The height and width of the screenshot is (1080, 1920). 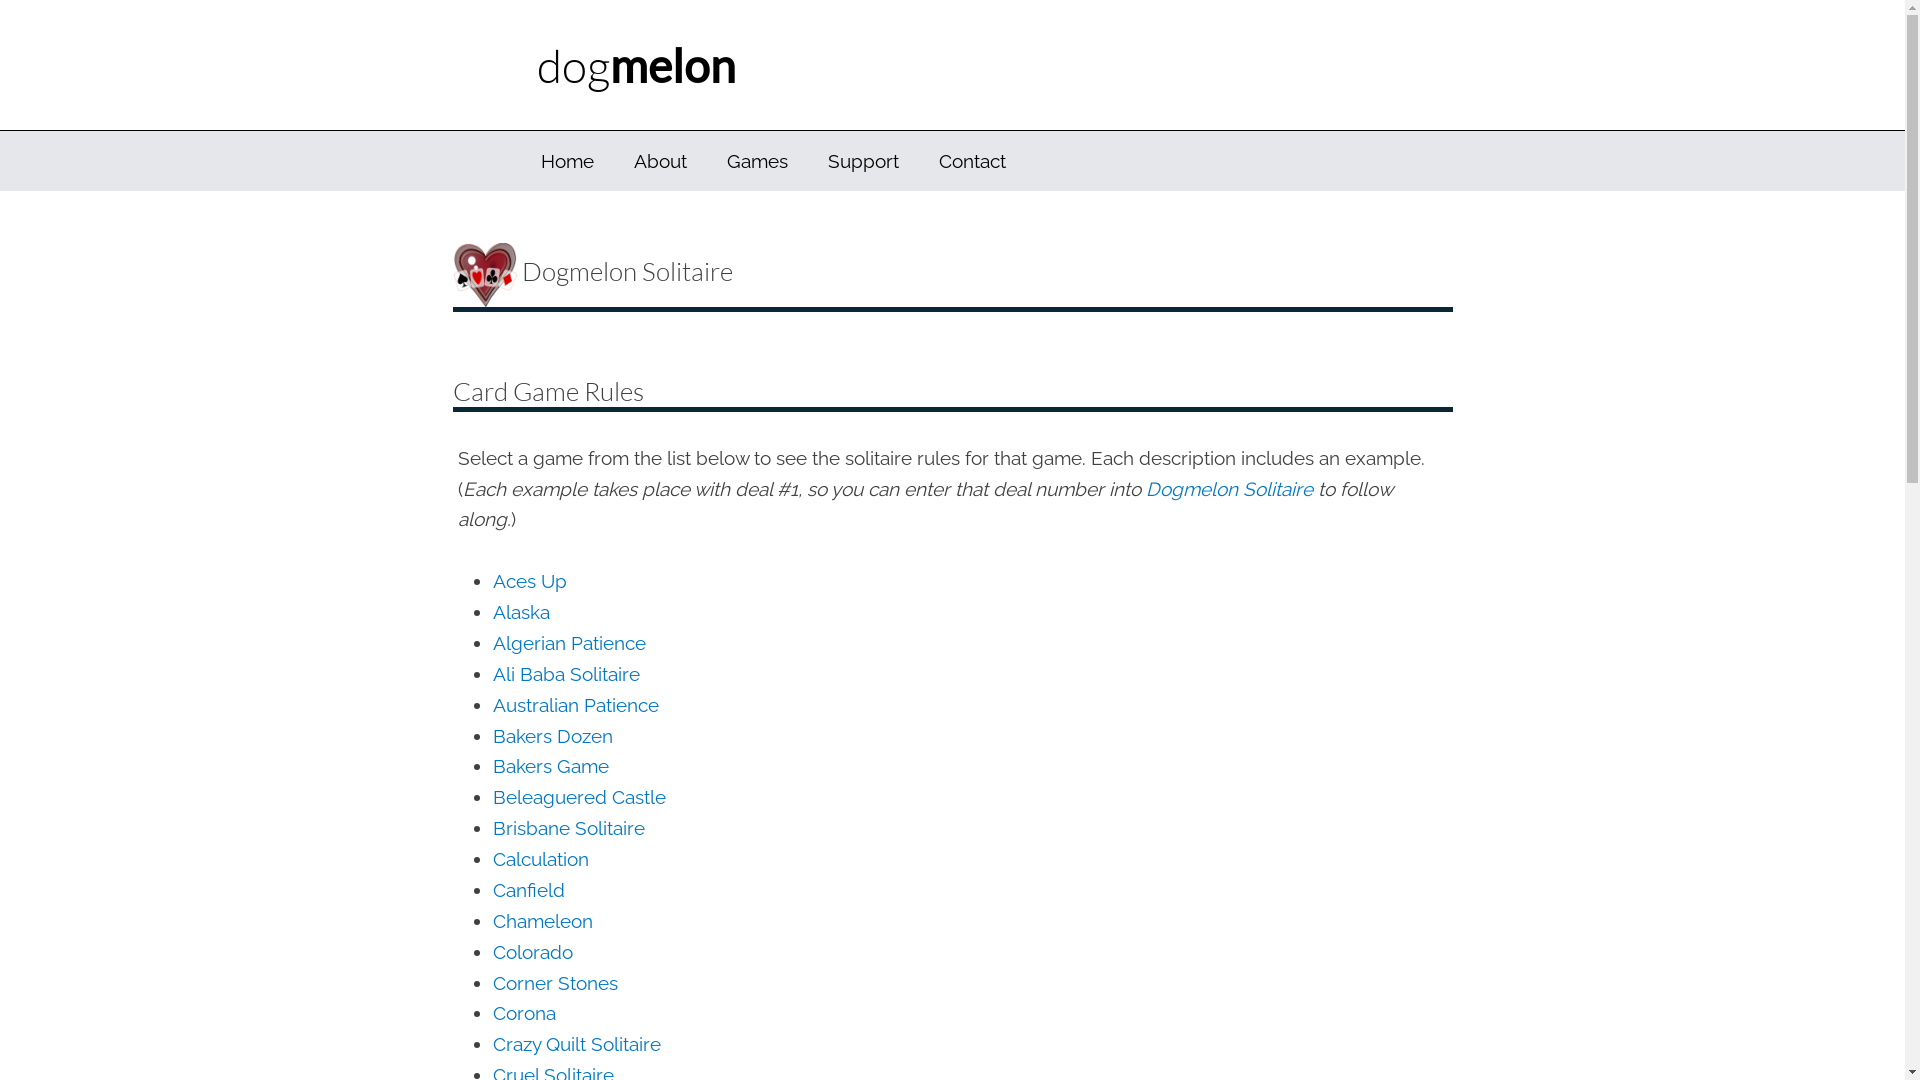 What do you see at coordinates (554, 982) in the screenshot?
I see `'Corner Stones'` at bounding box center [554, 982].